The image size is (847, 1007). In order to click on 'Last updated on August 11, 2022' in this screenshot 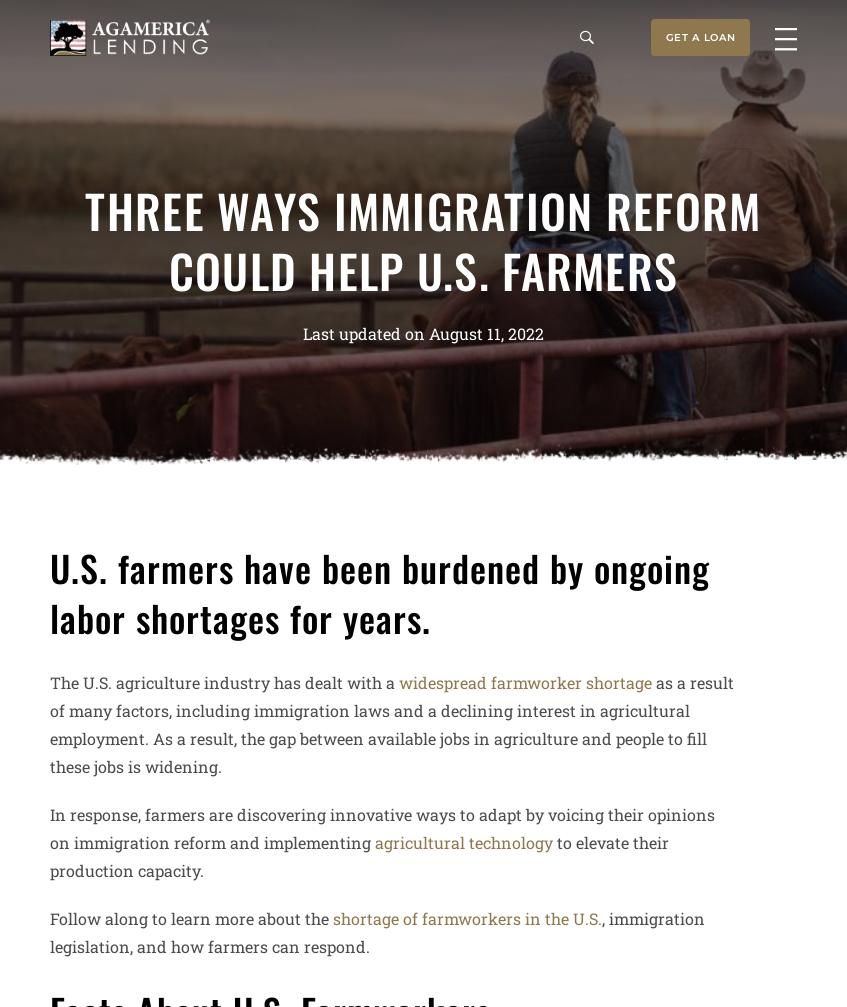, I will do `click(422, 333)`.